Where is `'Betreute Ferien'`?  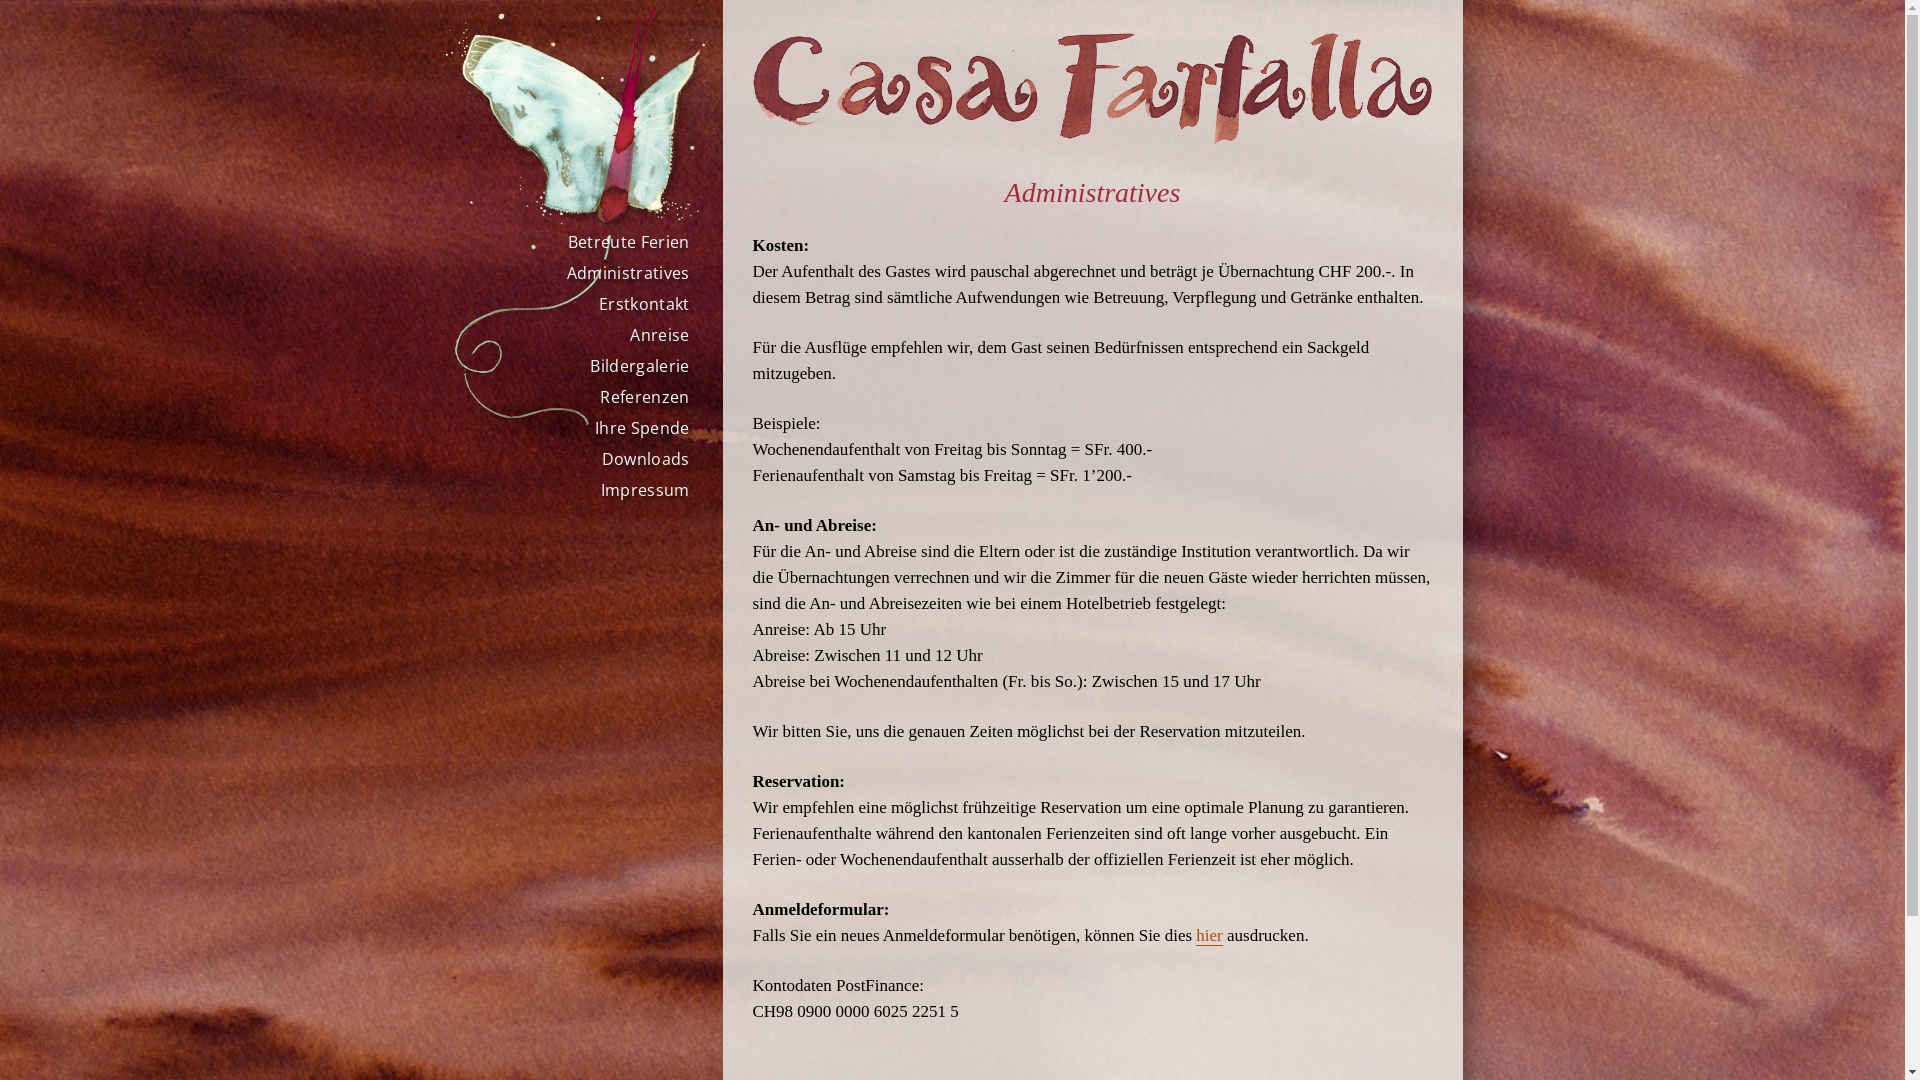 'Betreute Ferien' is located at coordinates (627, 241).